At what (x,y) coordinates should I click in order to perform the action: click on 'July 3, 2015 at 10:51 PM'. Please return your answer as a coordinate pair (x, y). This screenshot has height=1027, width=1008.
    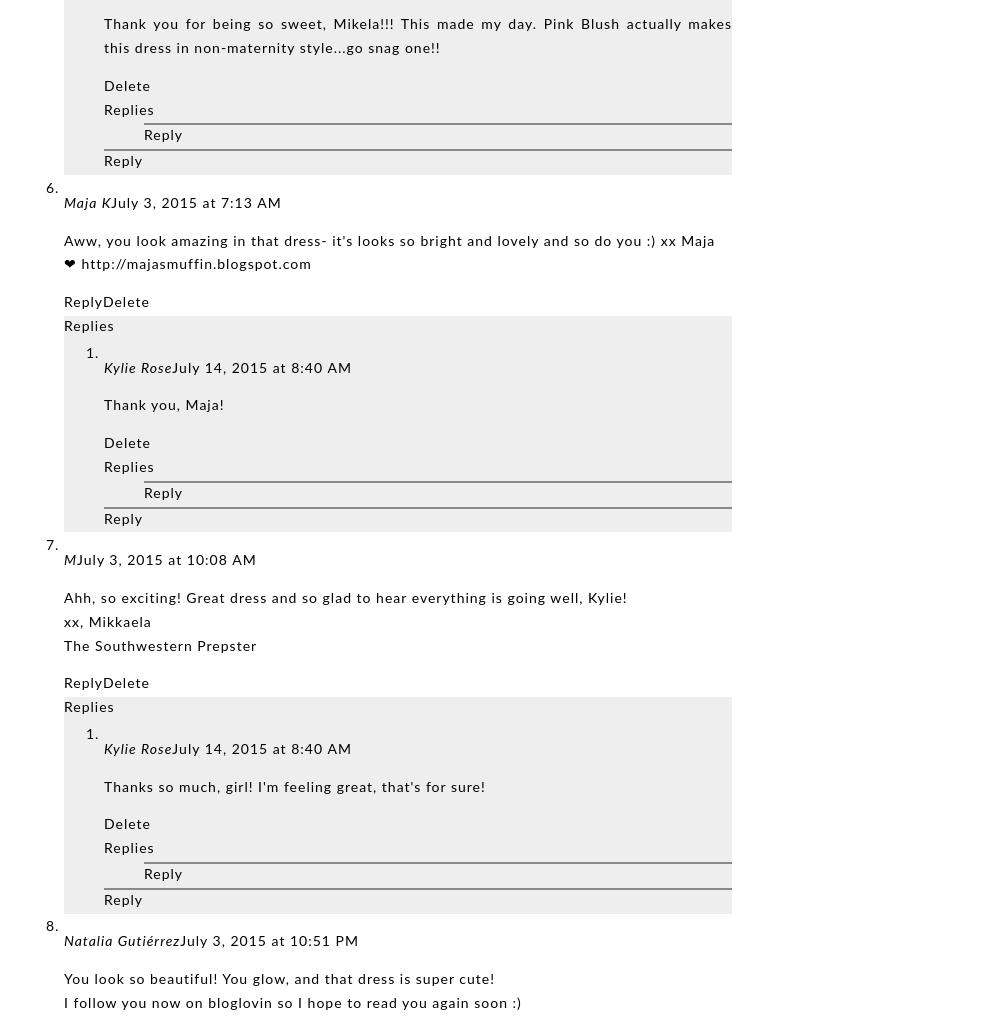
    Looking at the image, I should click on (269, 941).